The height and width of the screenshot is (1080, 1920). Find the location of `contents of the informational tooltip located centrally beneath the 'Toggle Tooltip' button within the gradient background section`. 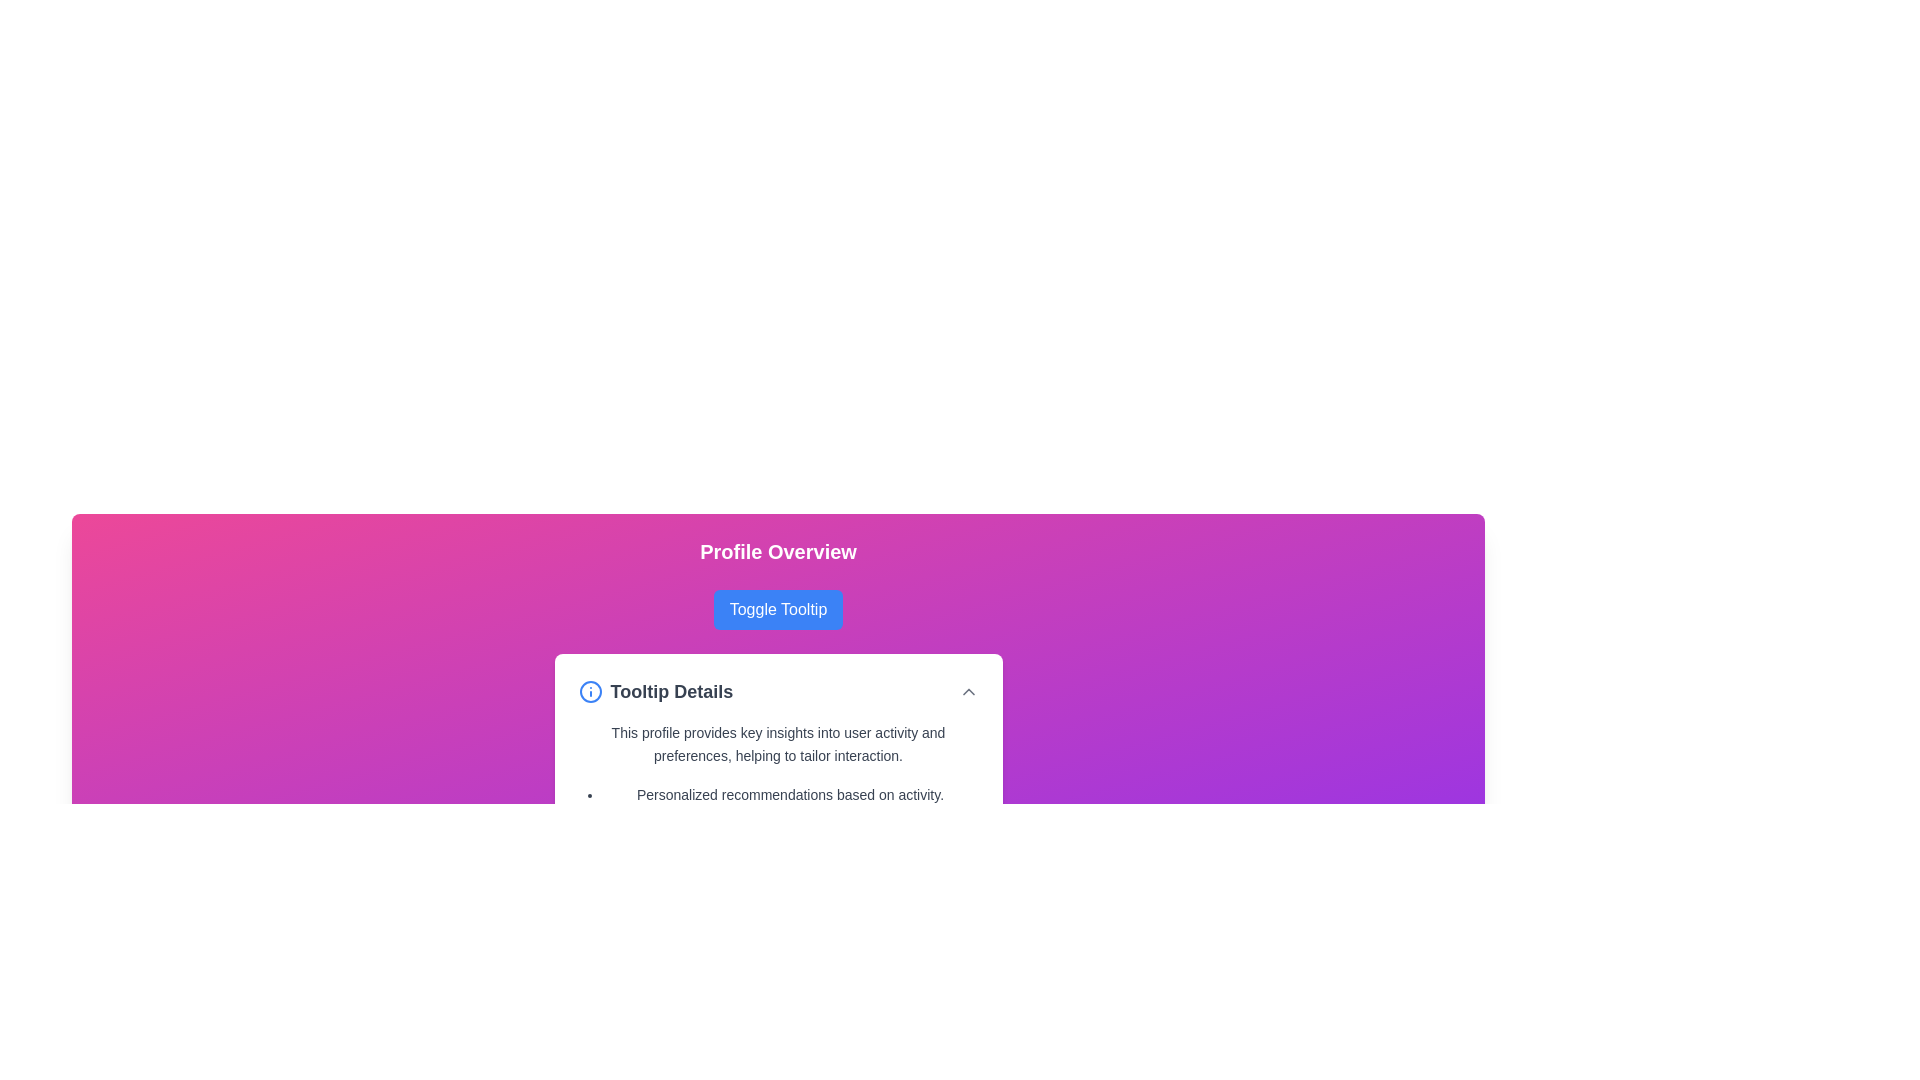

contents of the informational tooltip located centrally beneath the 'Toggle Tooltip' button within the gradient background section is located at coordinates (777, 764).